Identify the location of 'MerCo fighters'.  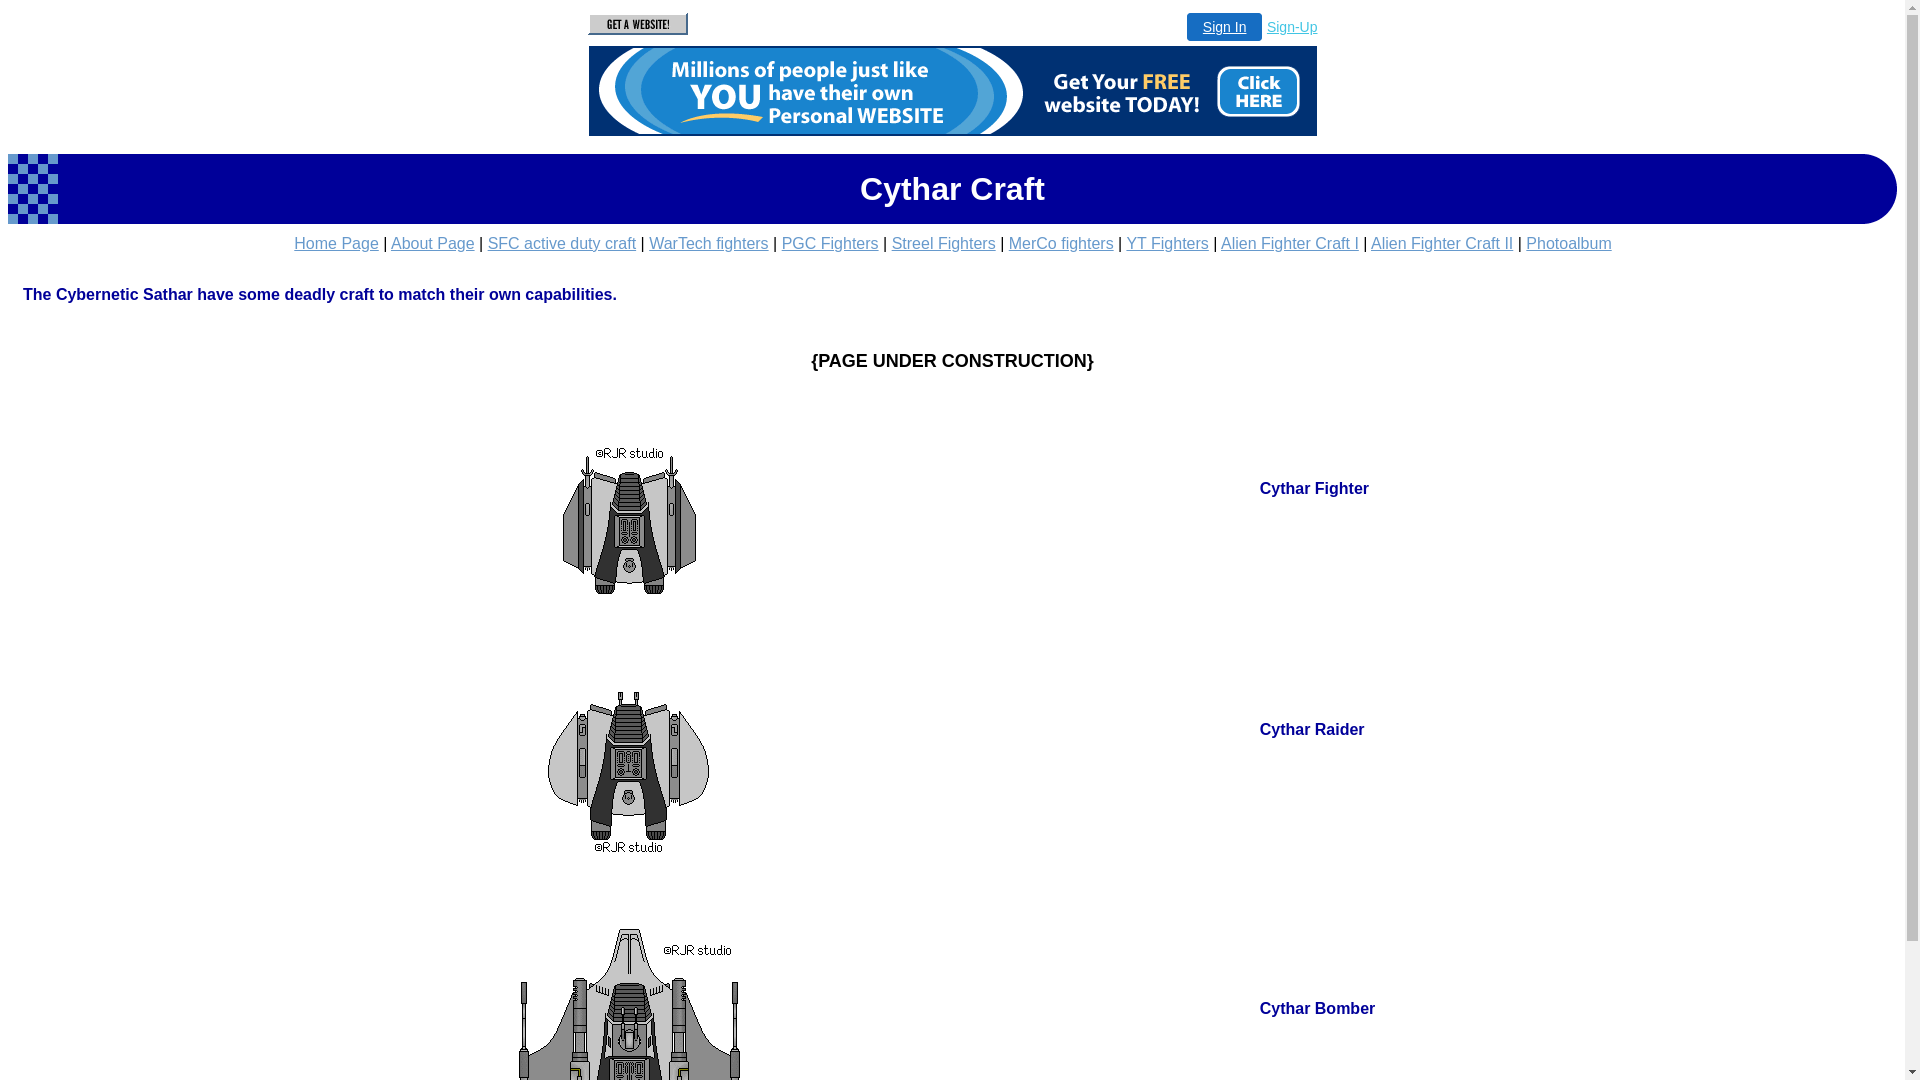
(1060, 242).